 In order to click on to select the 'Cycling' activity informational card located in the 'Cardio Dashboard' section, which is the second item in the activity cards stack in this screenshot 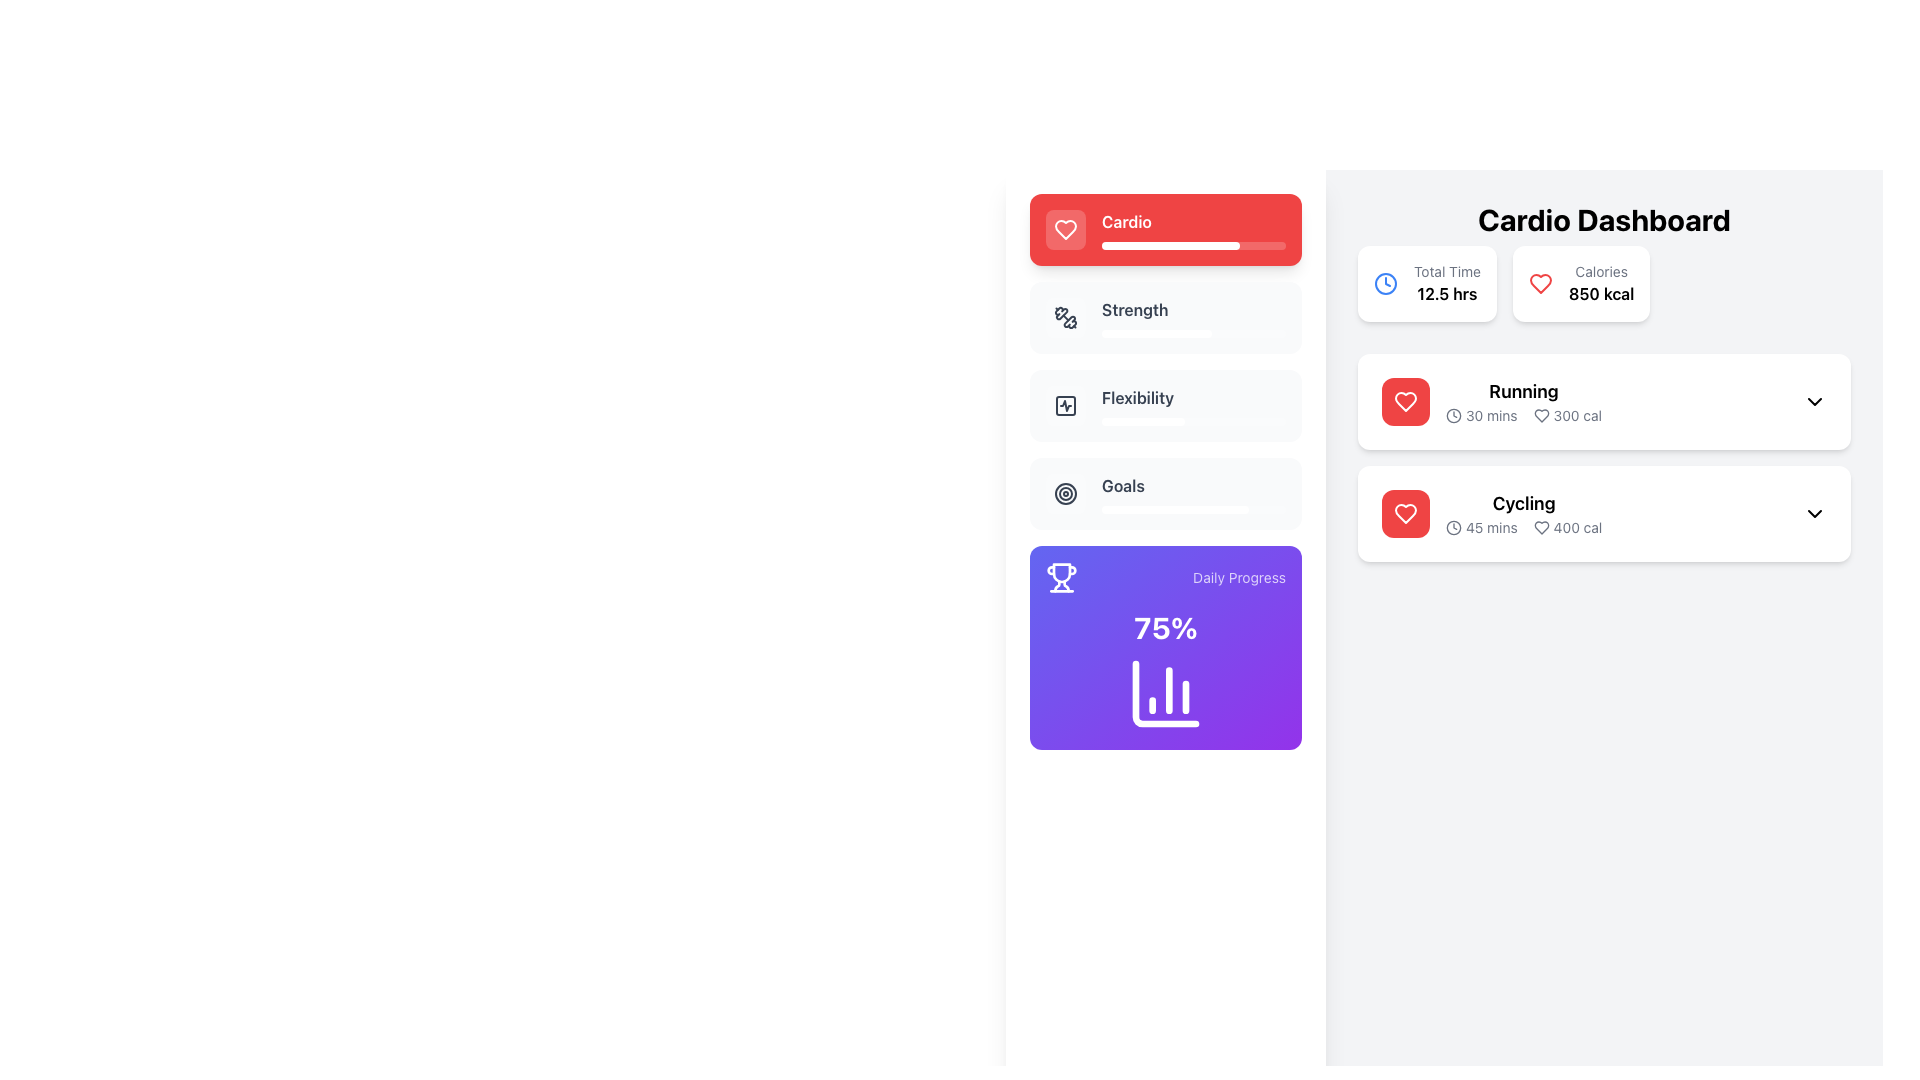, I will do `click(1492, 512)`.